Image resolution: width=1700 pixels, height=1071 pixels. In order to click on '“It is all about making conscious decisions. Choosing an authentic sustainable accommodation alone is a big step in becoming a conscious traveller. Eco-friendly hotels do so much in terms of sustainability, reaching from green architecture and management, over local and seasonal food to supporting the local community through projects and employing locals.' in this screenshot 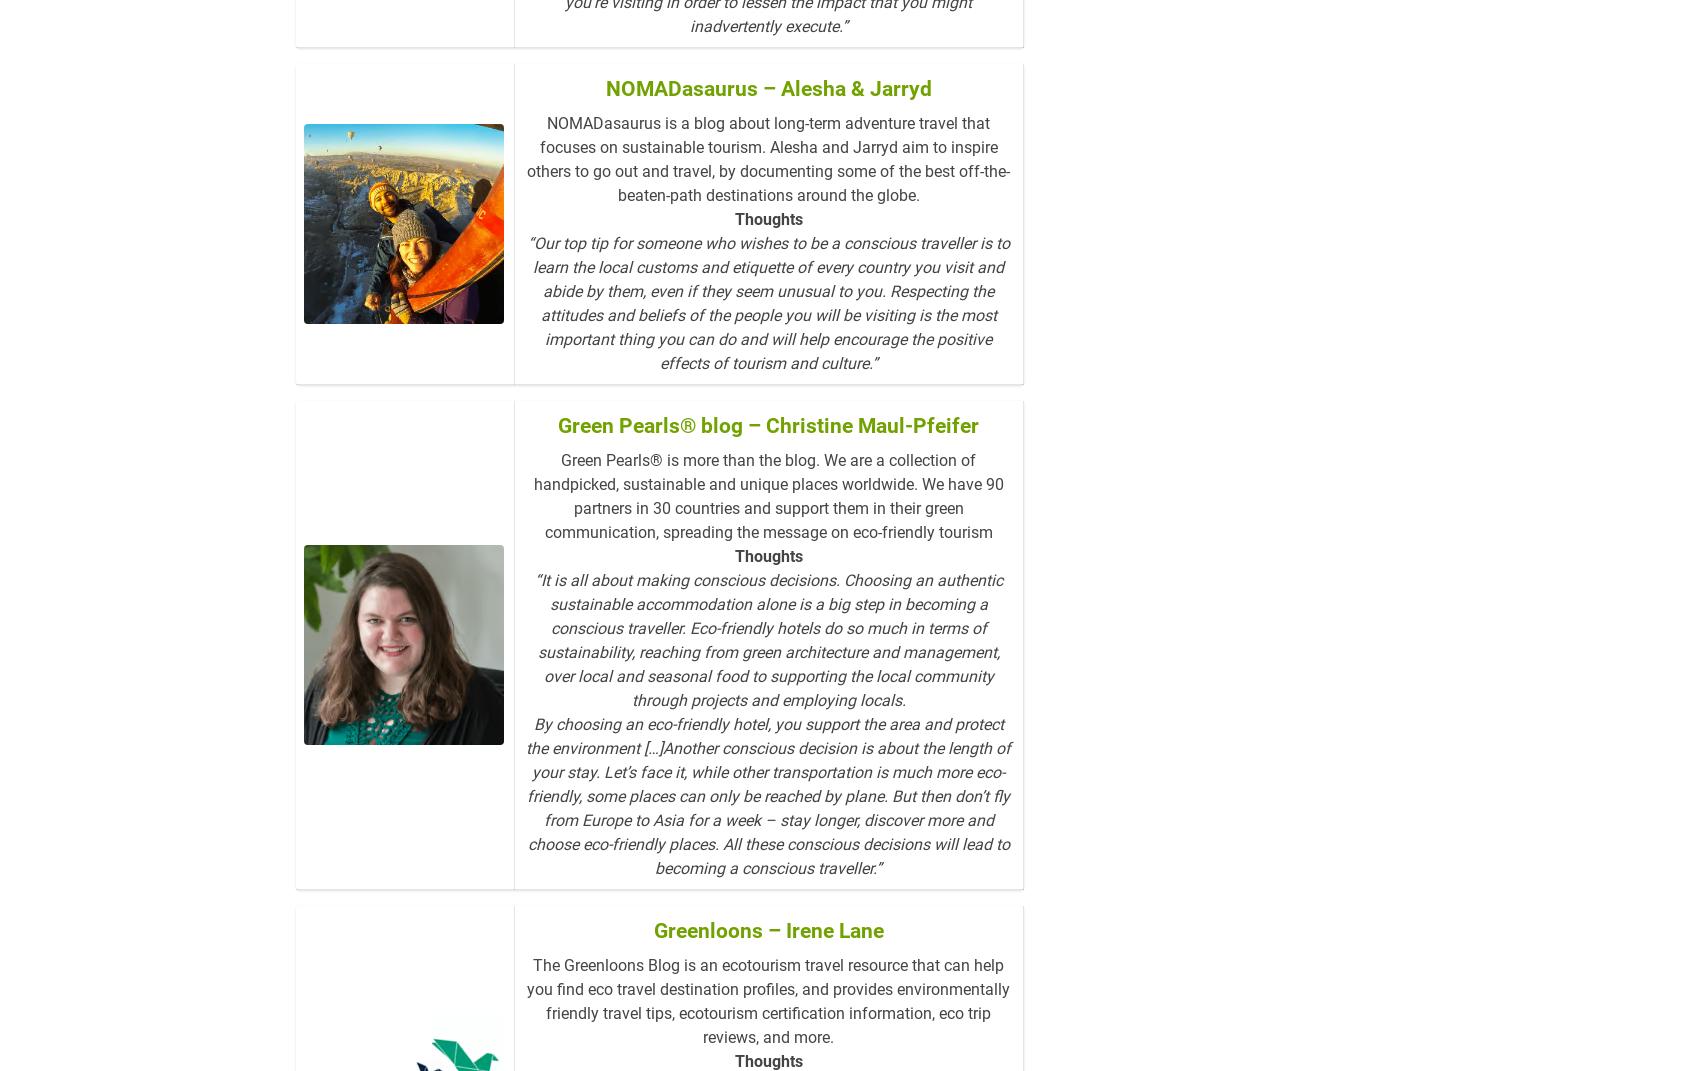, I will do `click(532, 639)`.